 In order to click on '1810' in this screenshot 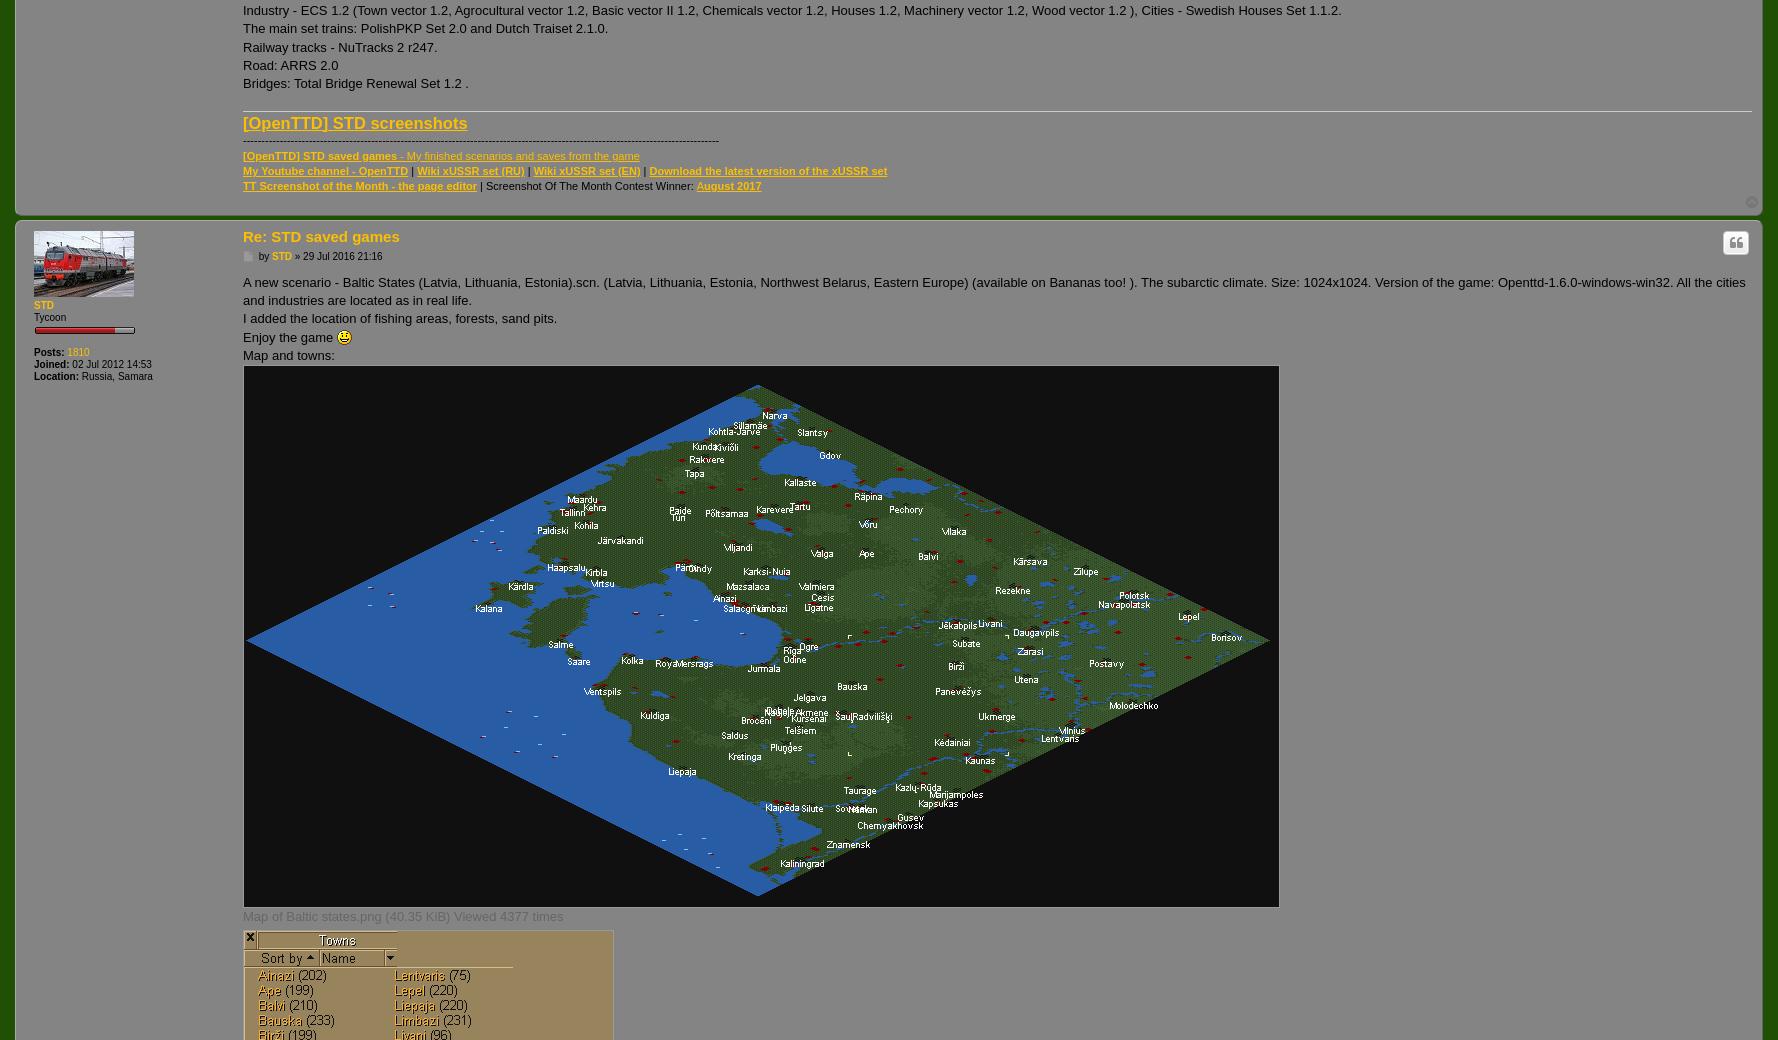, I will do `click(77, 350)`.